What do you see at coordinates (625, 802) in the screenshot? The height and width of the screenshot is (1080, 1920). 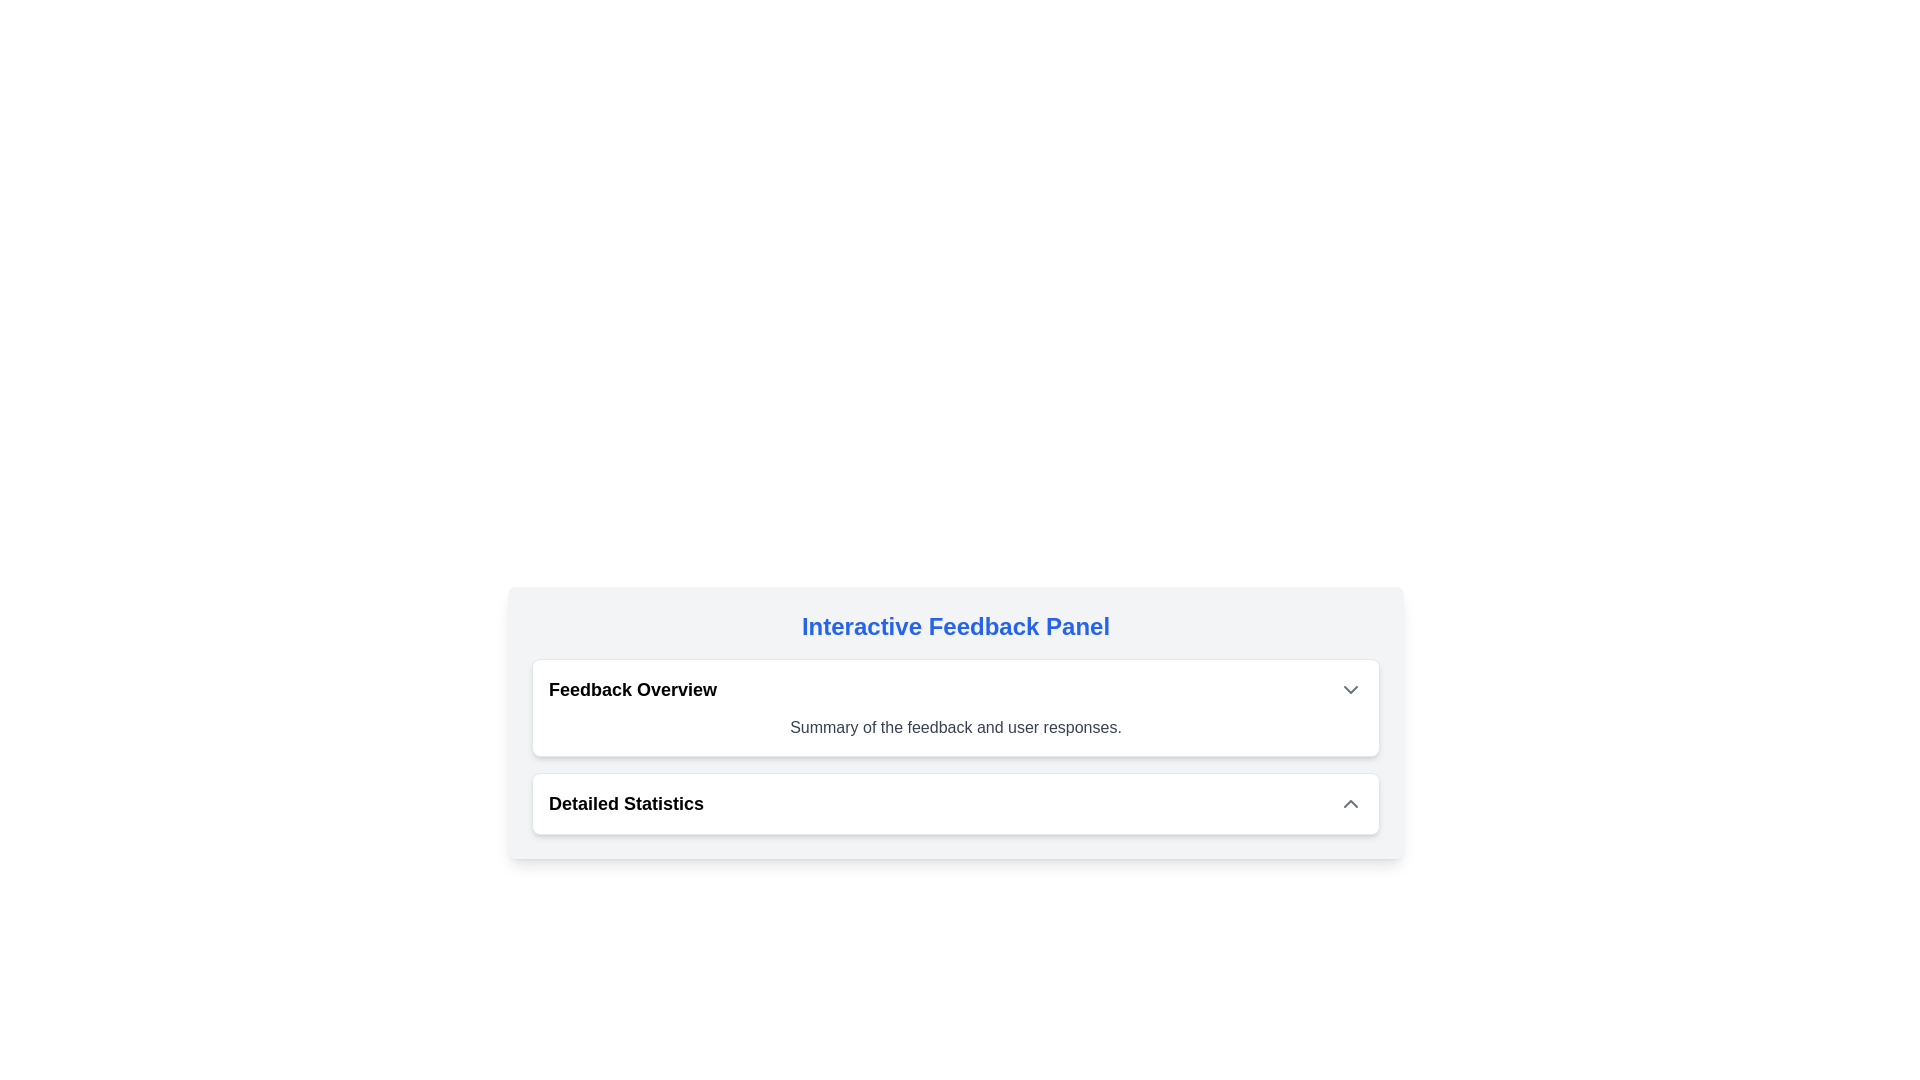 I see `the 'Detailed Statistics' heading label, which is displayed in bold and slightly larger font, located to the left of an upward chevron icon within the lower part of a card` at bounding box center [625, 802].